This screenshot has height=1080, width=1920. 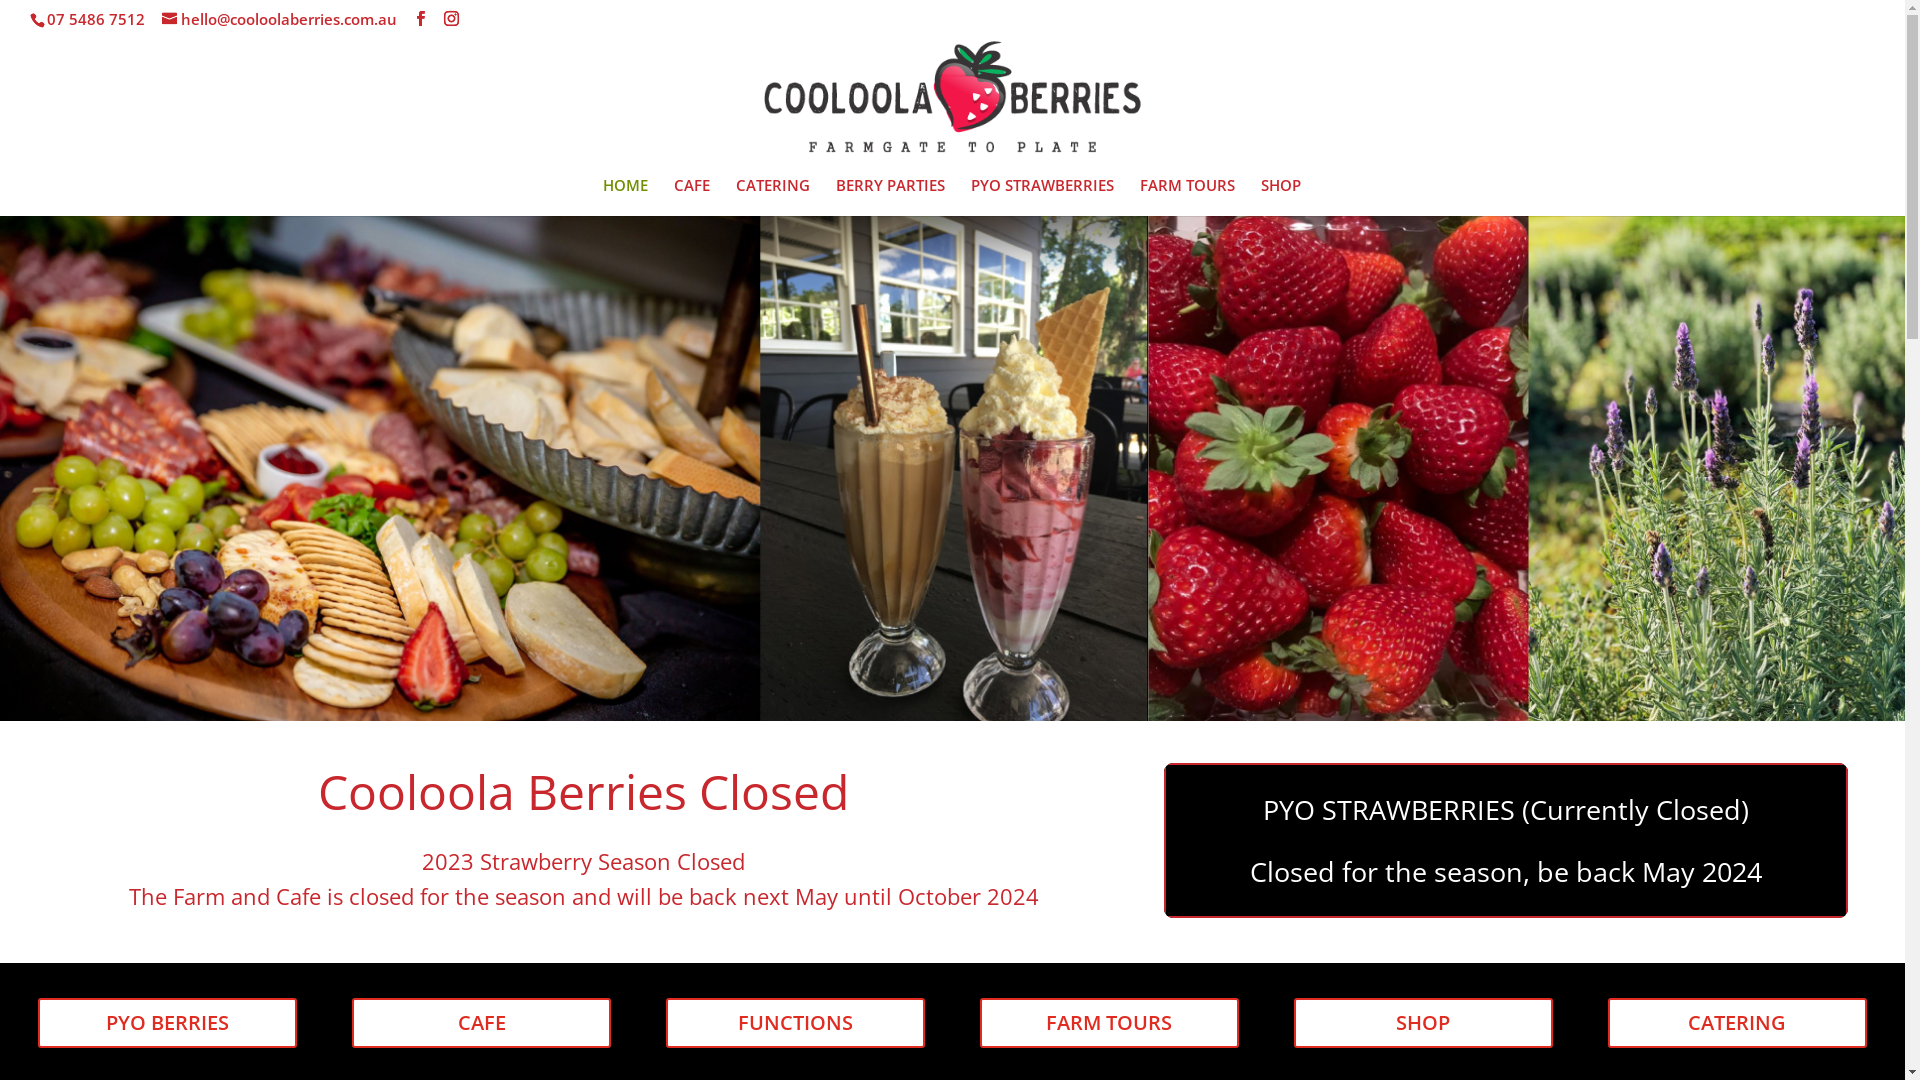 What do you see at coordinates (1140, 196) in the screenshot?
I see `'FARM TOURS'` at bounding box center [1140, 196].